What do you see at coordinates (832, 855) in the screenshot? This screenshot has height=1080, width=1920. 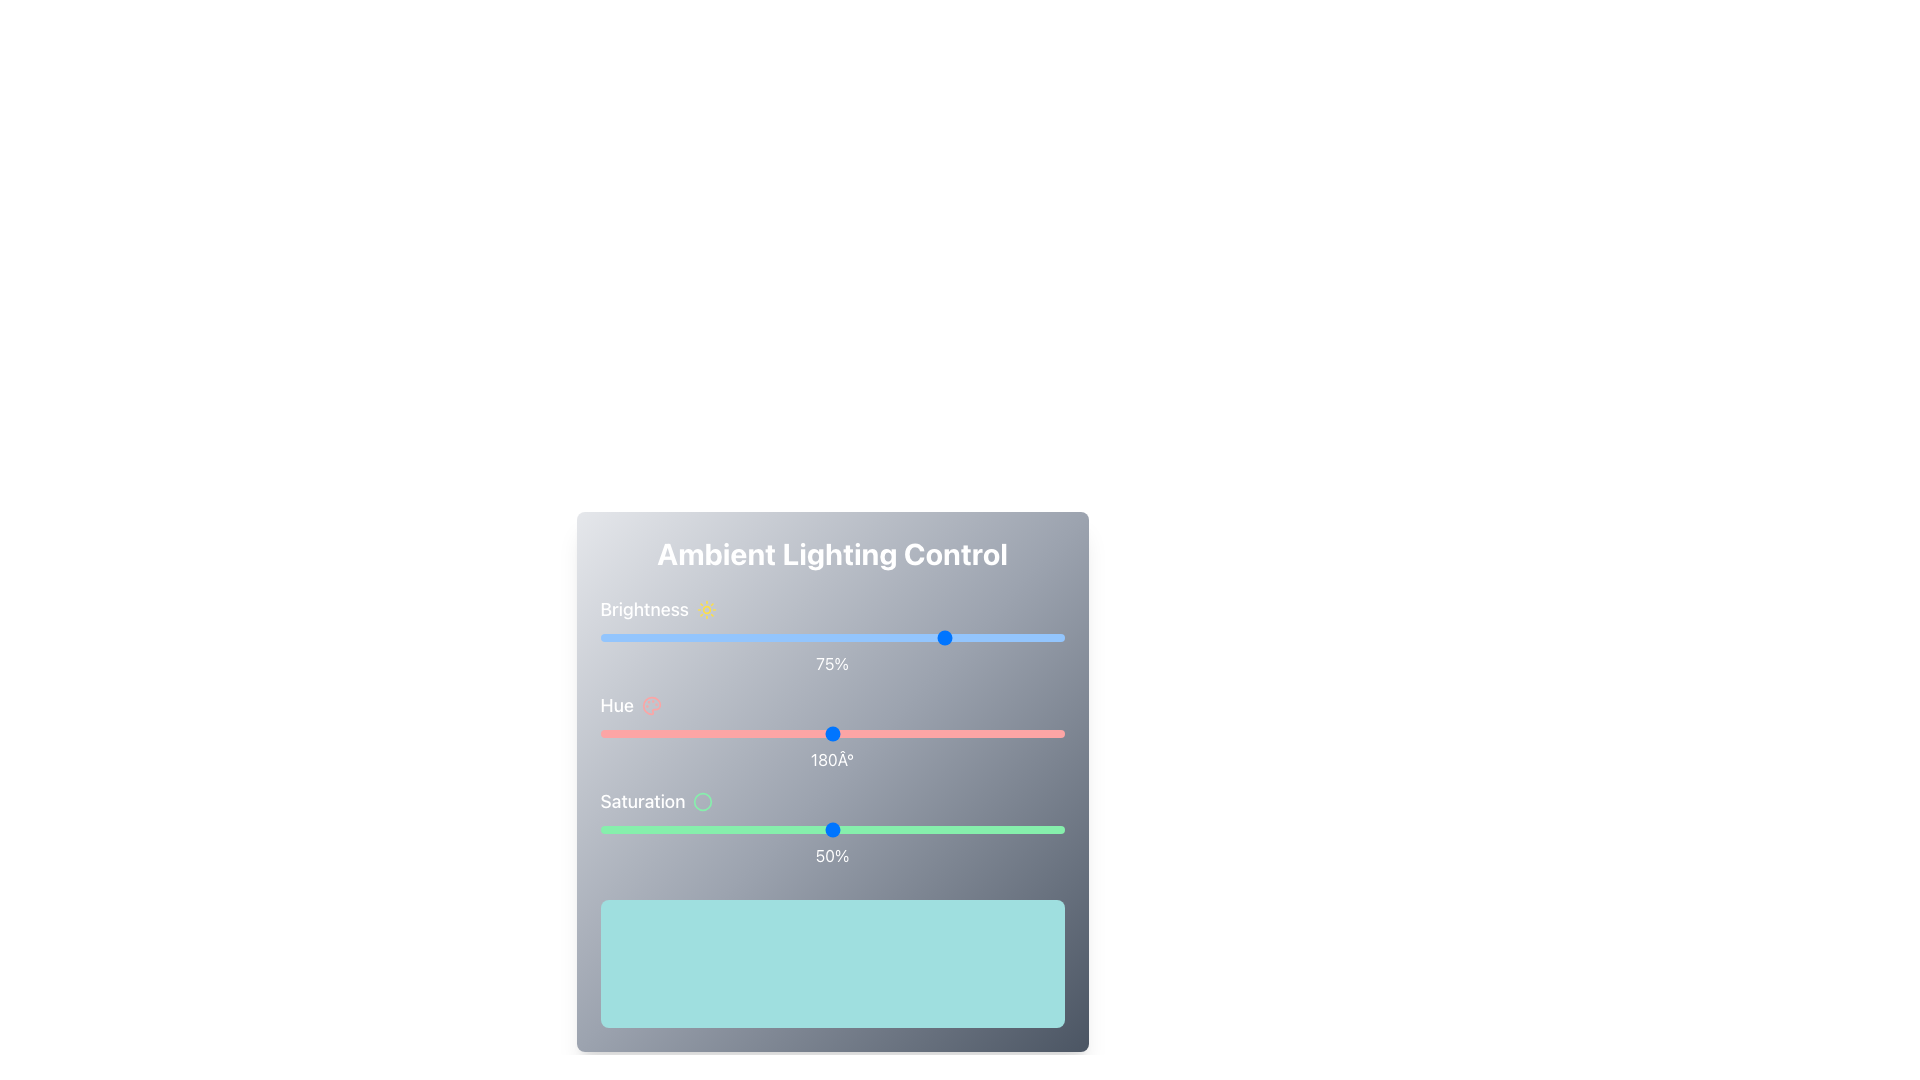 I see `the text label displaying '50%' that is styled with a white font color and is centered below the 'Saturation' slider in the control panel interface` at bounding box center [832, 855].